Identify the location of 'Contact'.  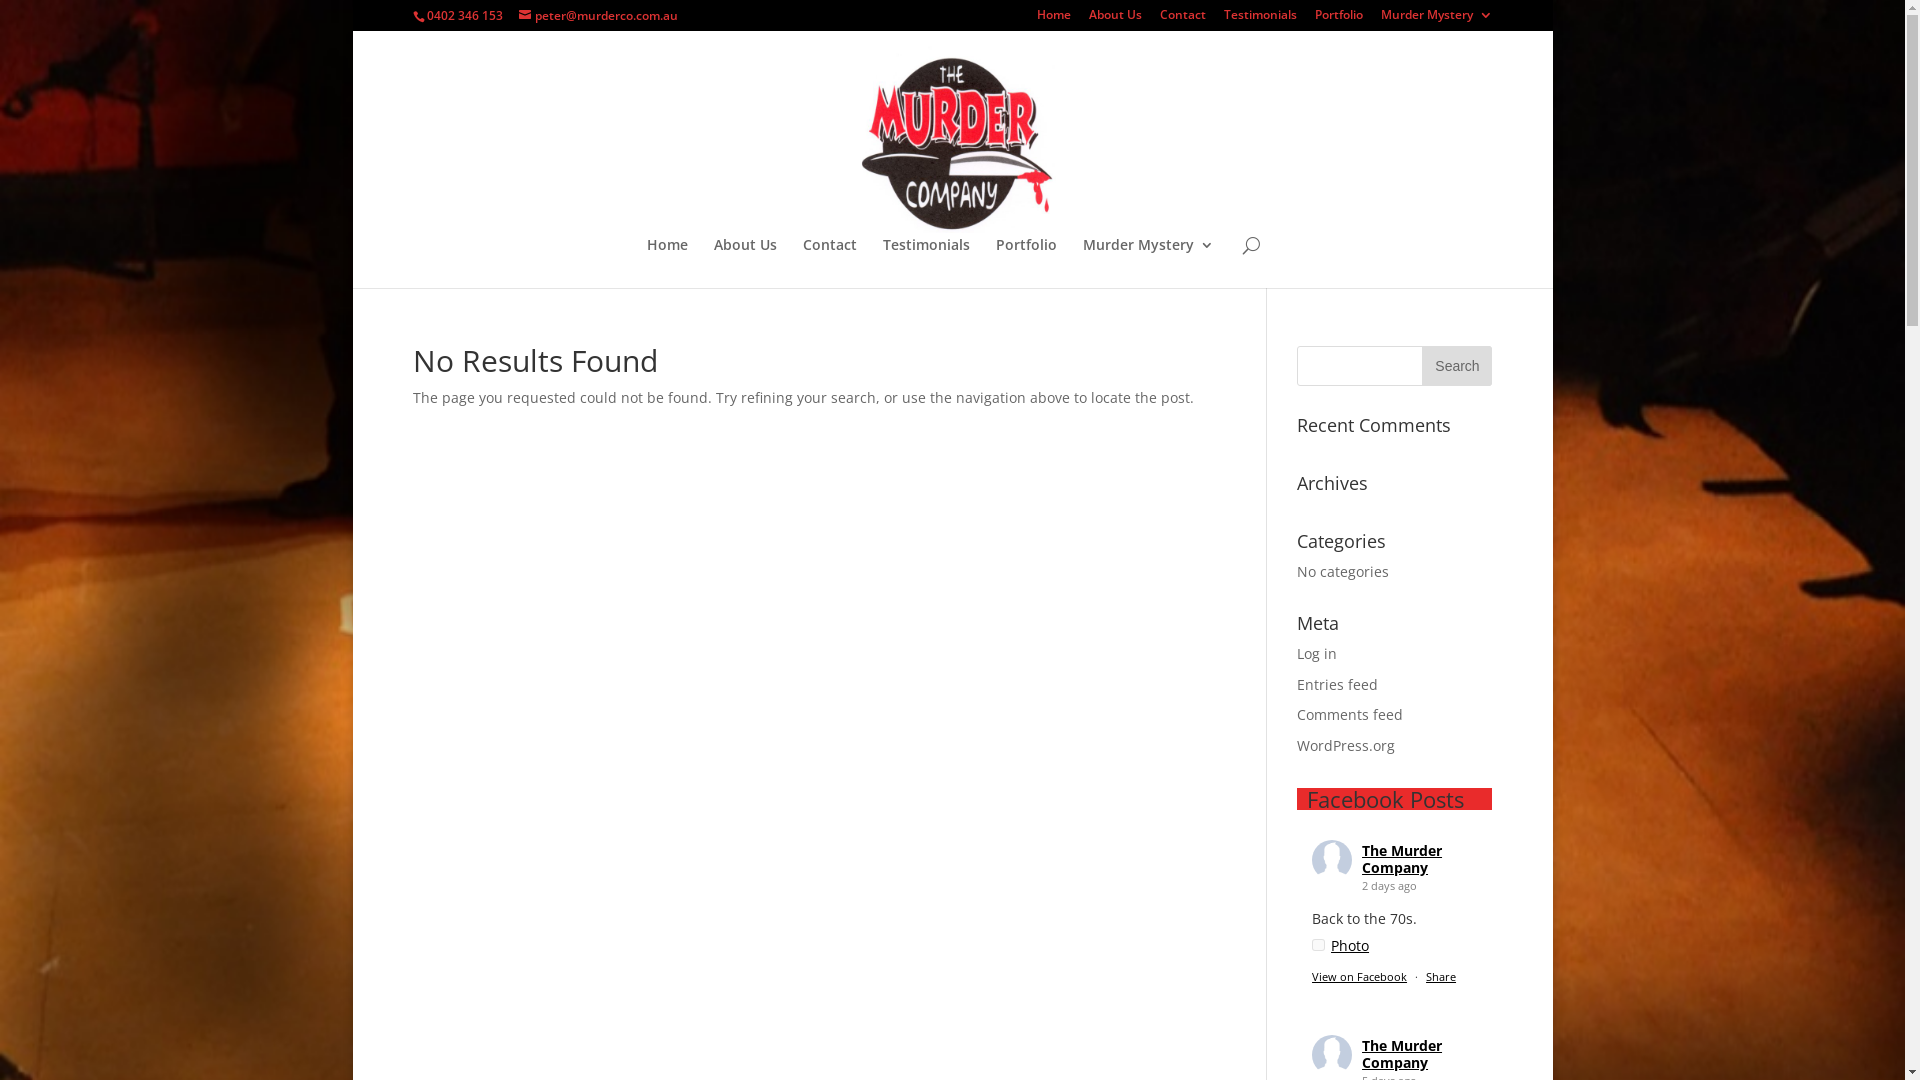
(830, 261).